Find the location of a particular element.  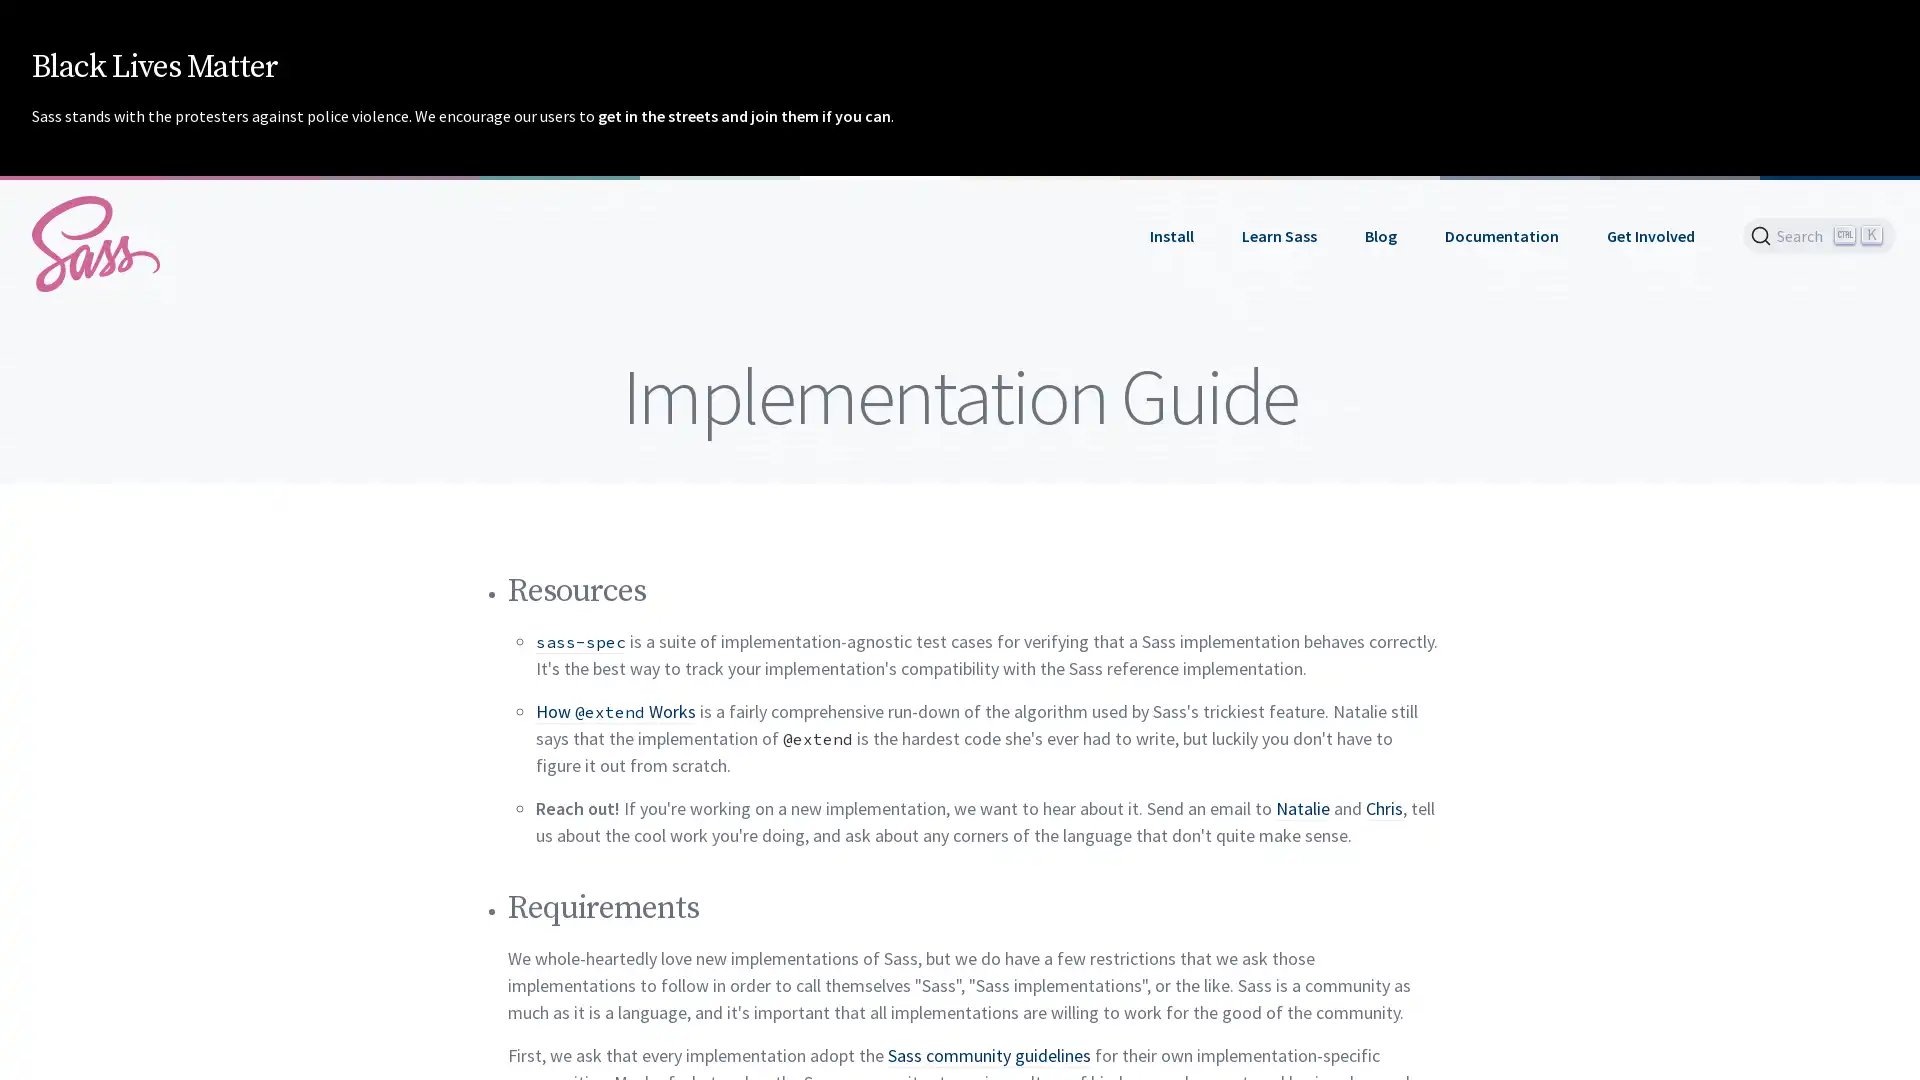

Search is located at coordinates (1819, 234).